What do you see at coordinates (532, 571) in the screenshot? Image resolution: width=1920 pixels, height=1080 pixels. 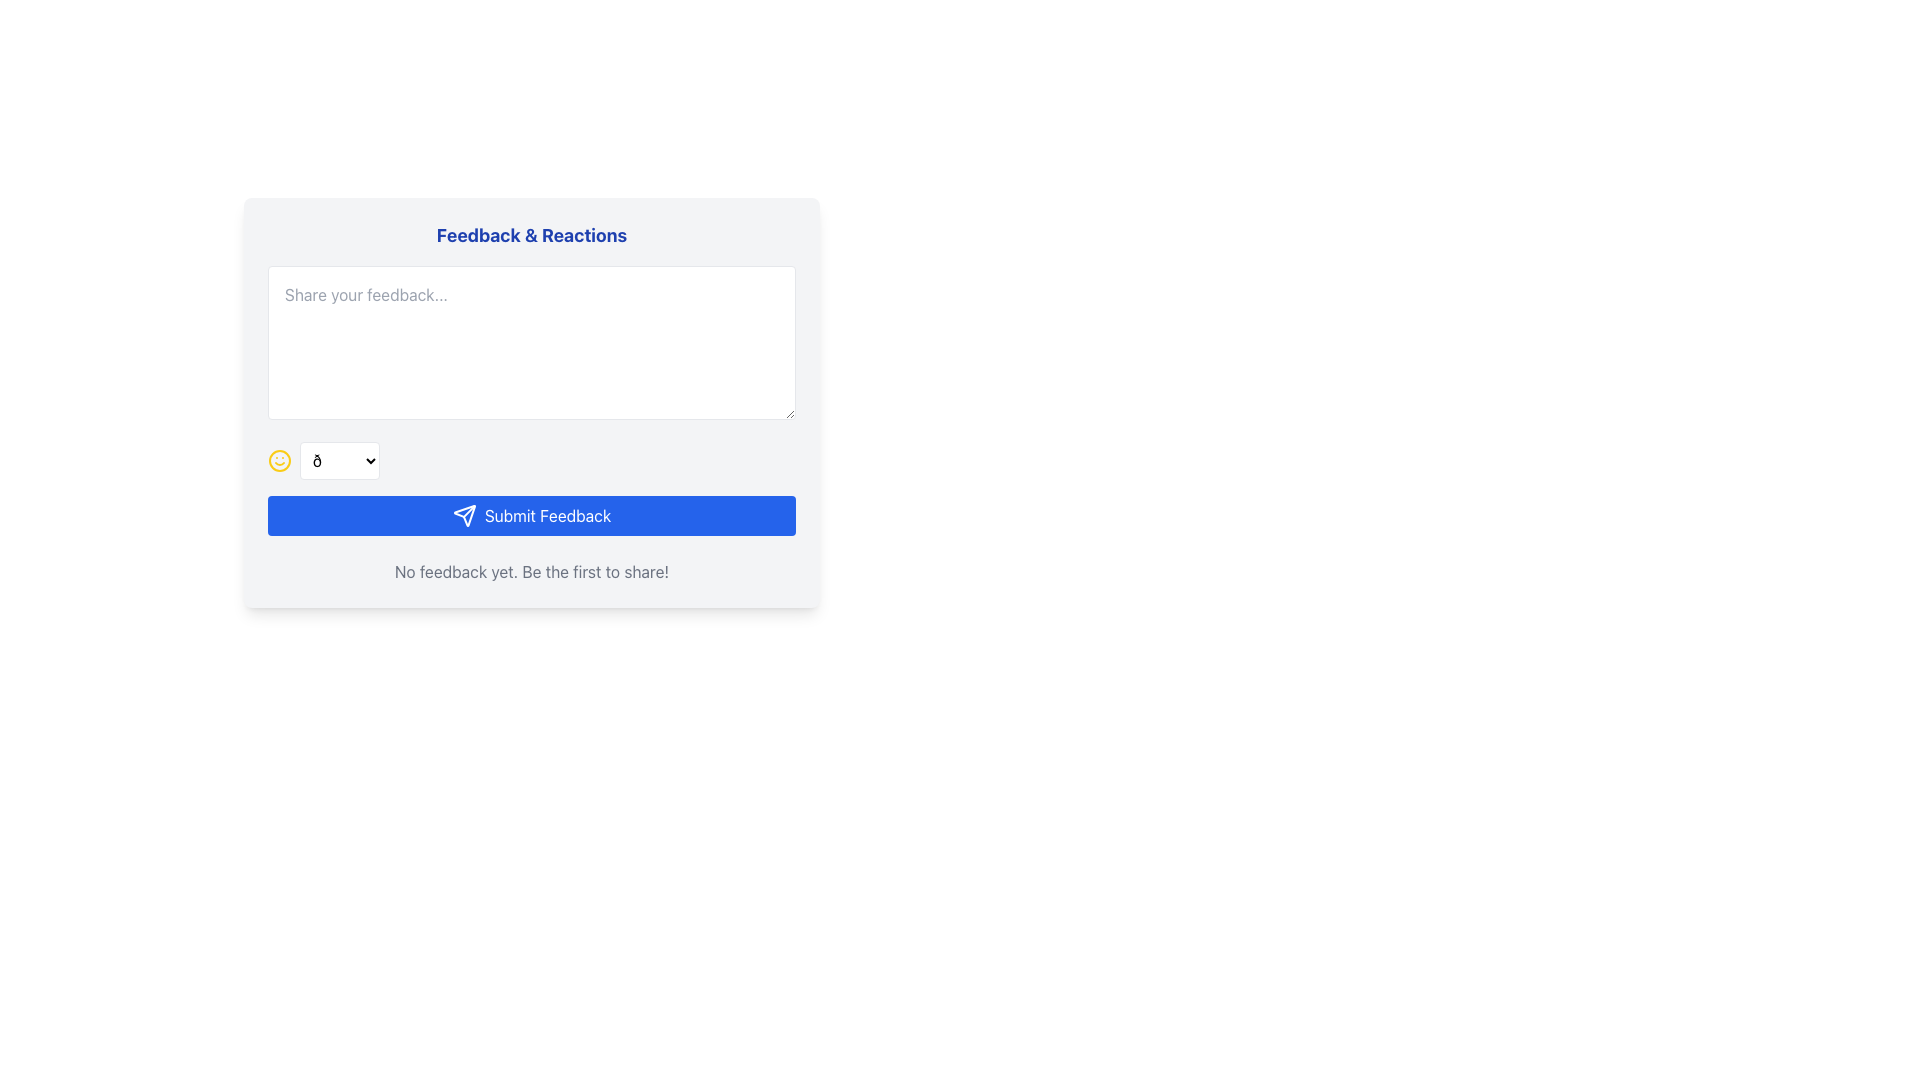 I see `the informational text that reads 'No feedback yet. Be the first to share!' positioned at the bottom of the feedback module, just below the 'Submit Feedback' button` at bounding box center [532, 571].